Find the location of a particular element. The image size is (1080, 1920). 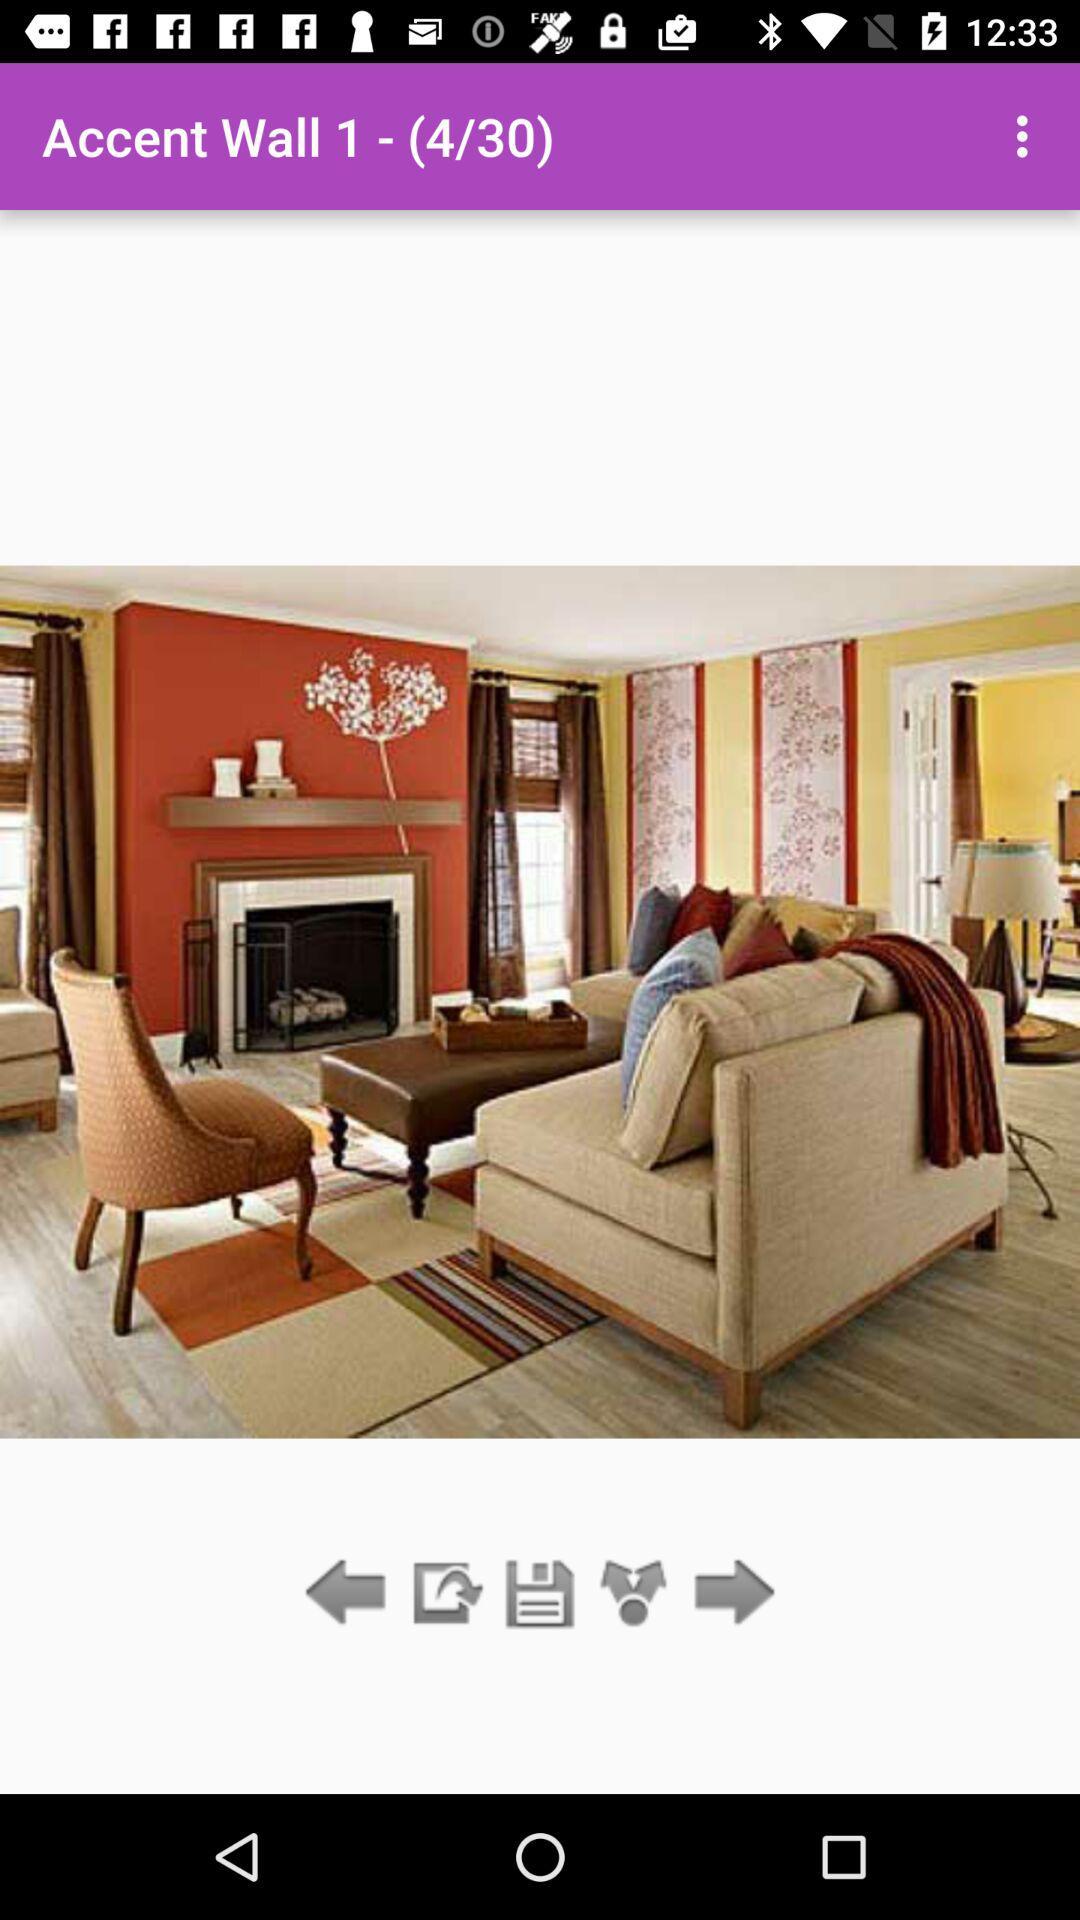

button to activate the next page is located at coordinates (729, 1593).